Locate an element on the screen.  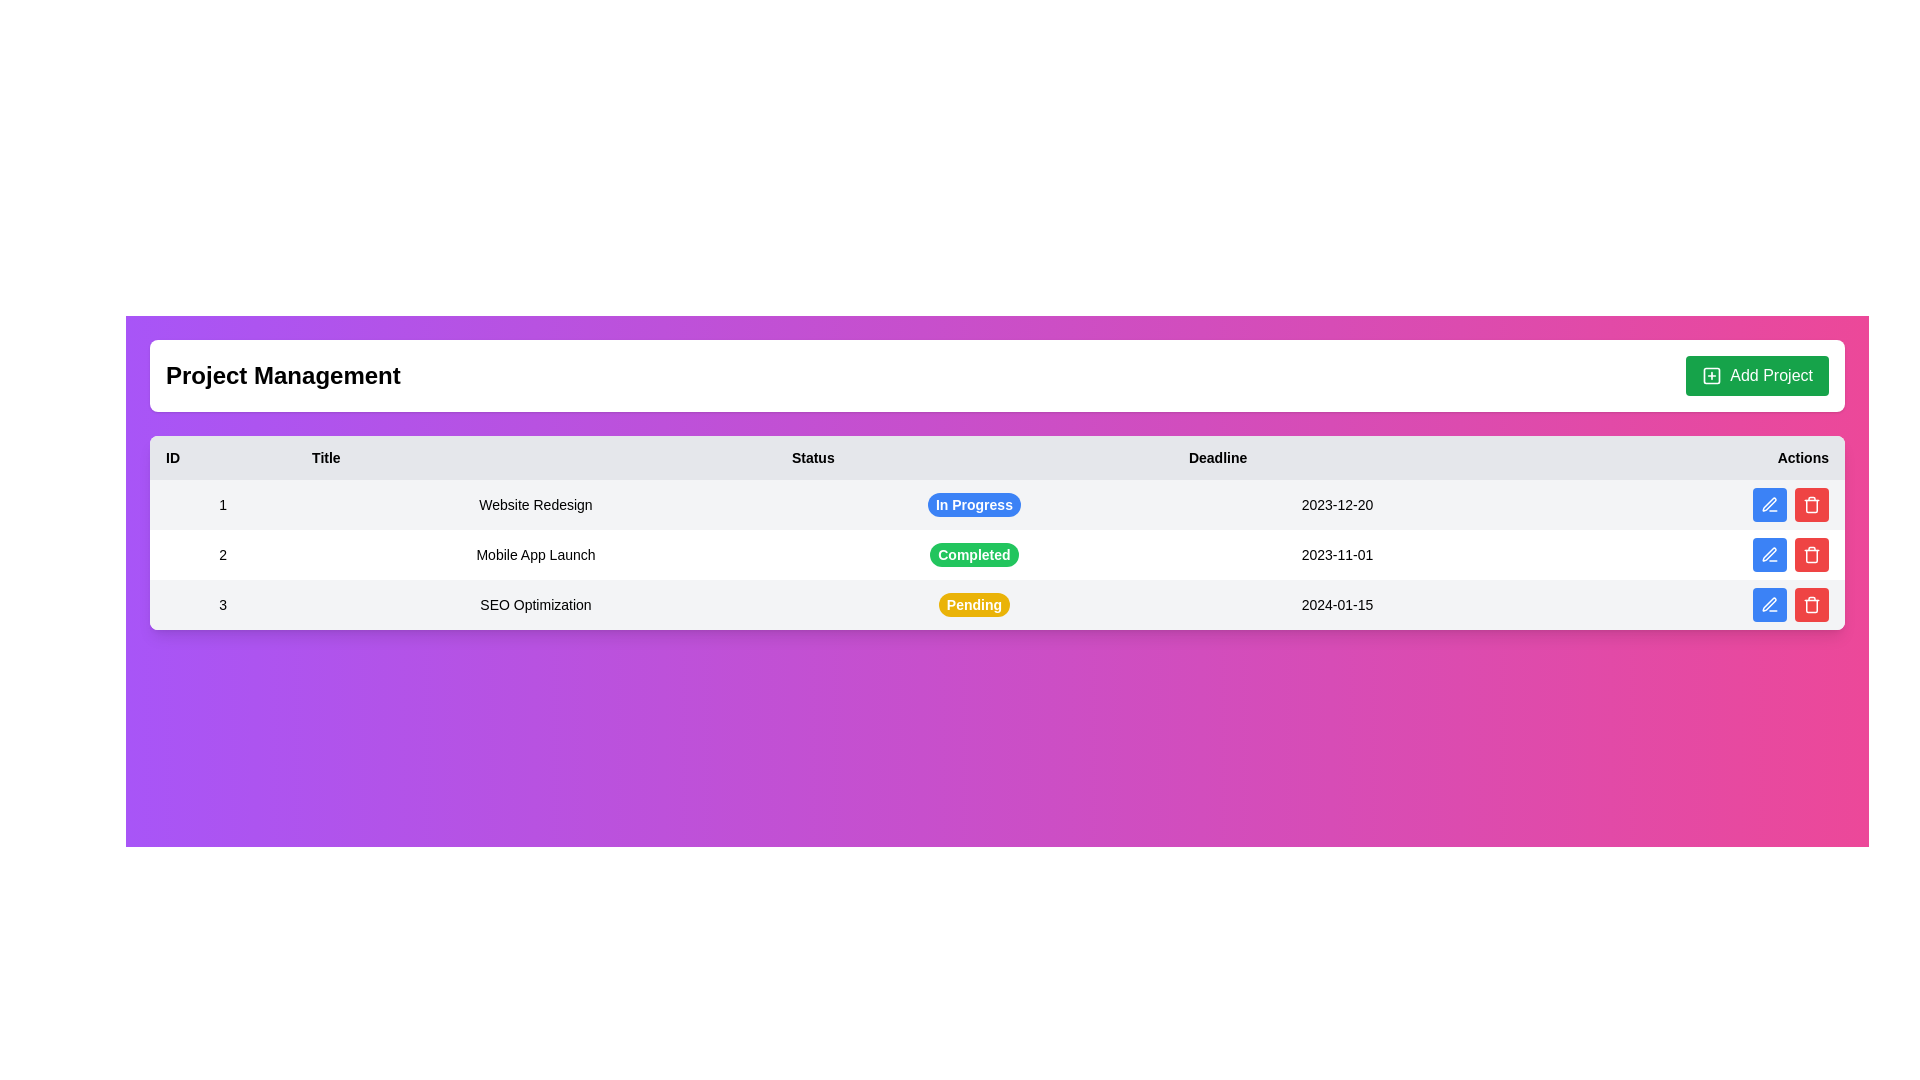
the 'In Progress' status indicator in the 'Status' column of the table labeled 'Website Redesign' with ID '1' is located at coordinates (974, 504).